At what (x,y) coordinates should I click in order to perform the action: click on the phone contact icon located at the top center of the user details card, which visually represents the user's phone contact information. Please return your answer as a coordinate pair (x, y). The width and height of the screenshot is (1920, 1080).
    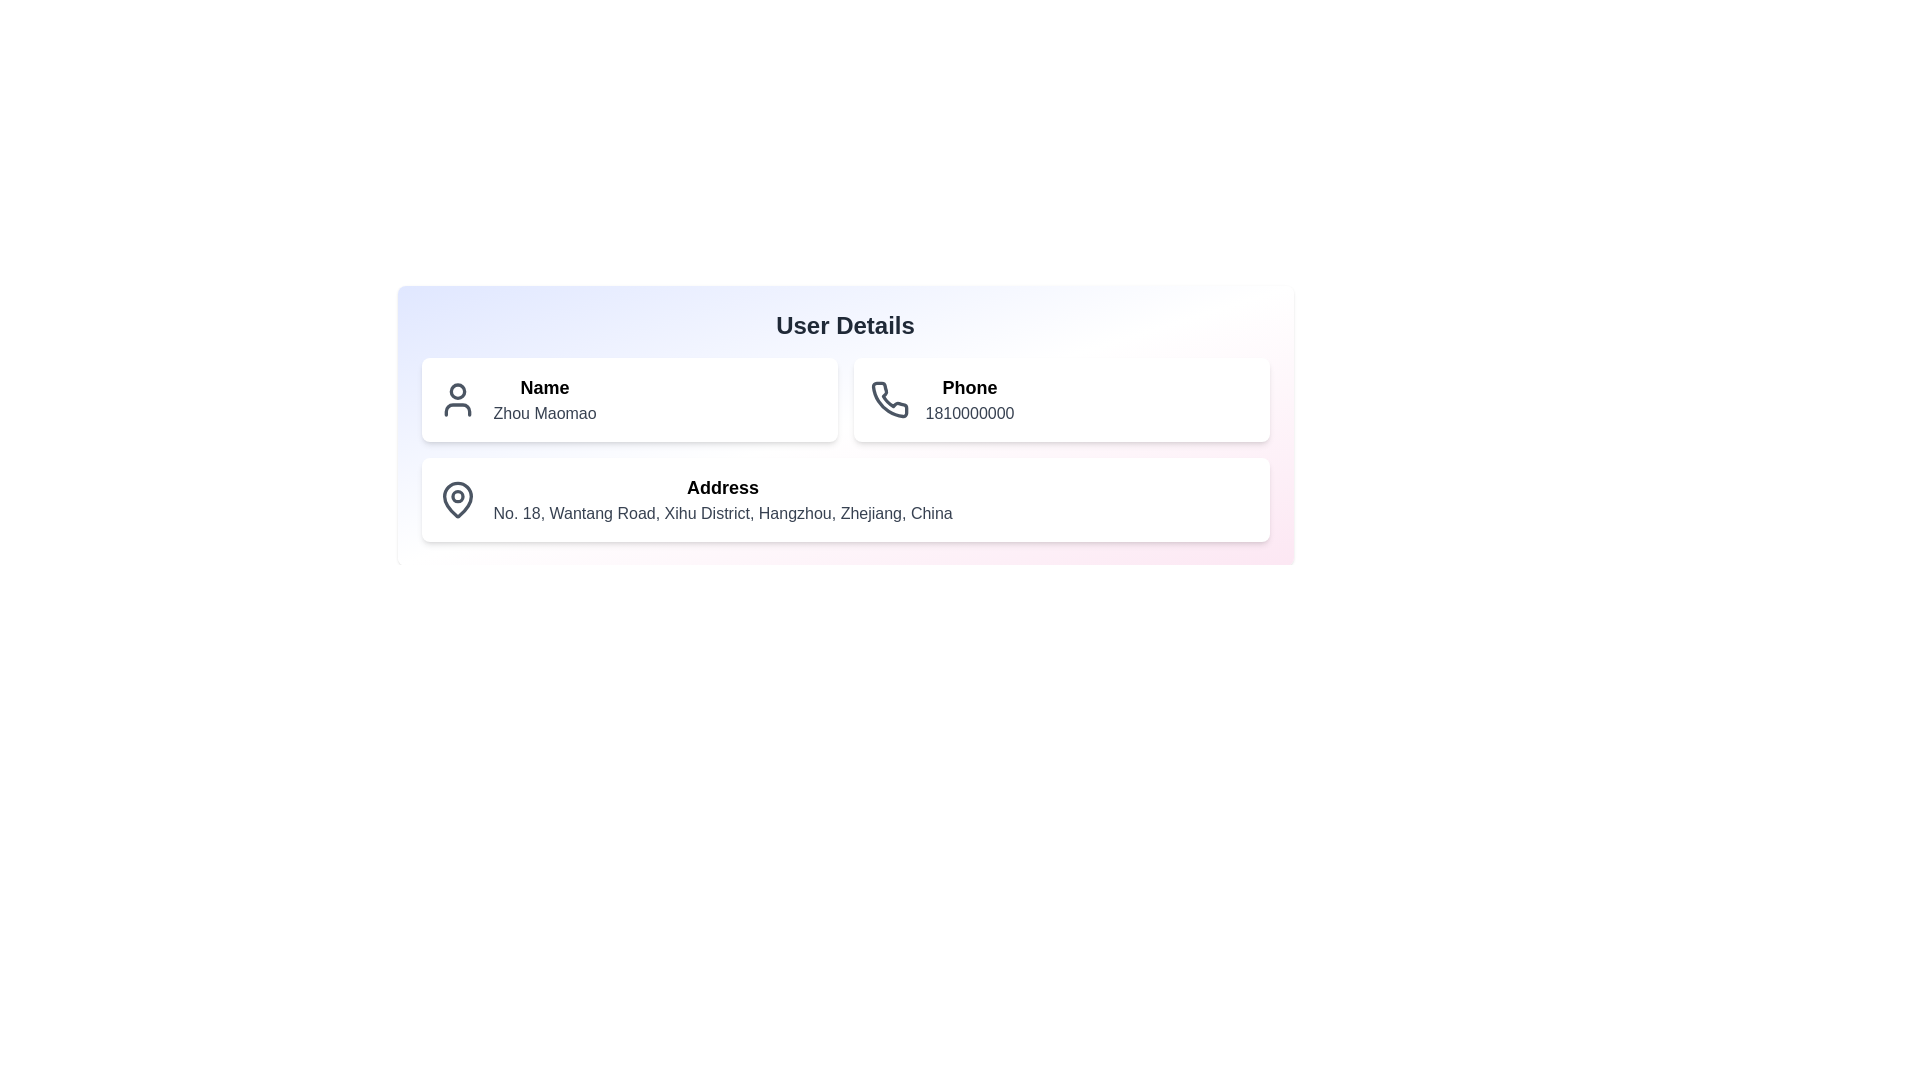
    Looking at the image, I should click on (888, 399).